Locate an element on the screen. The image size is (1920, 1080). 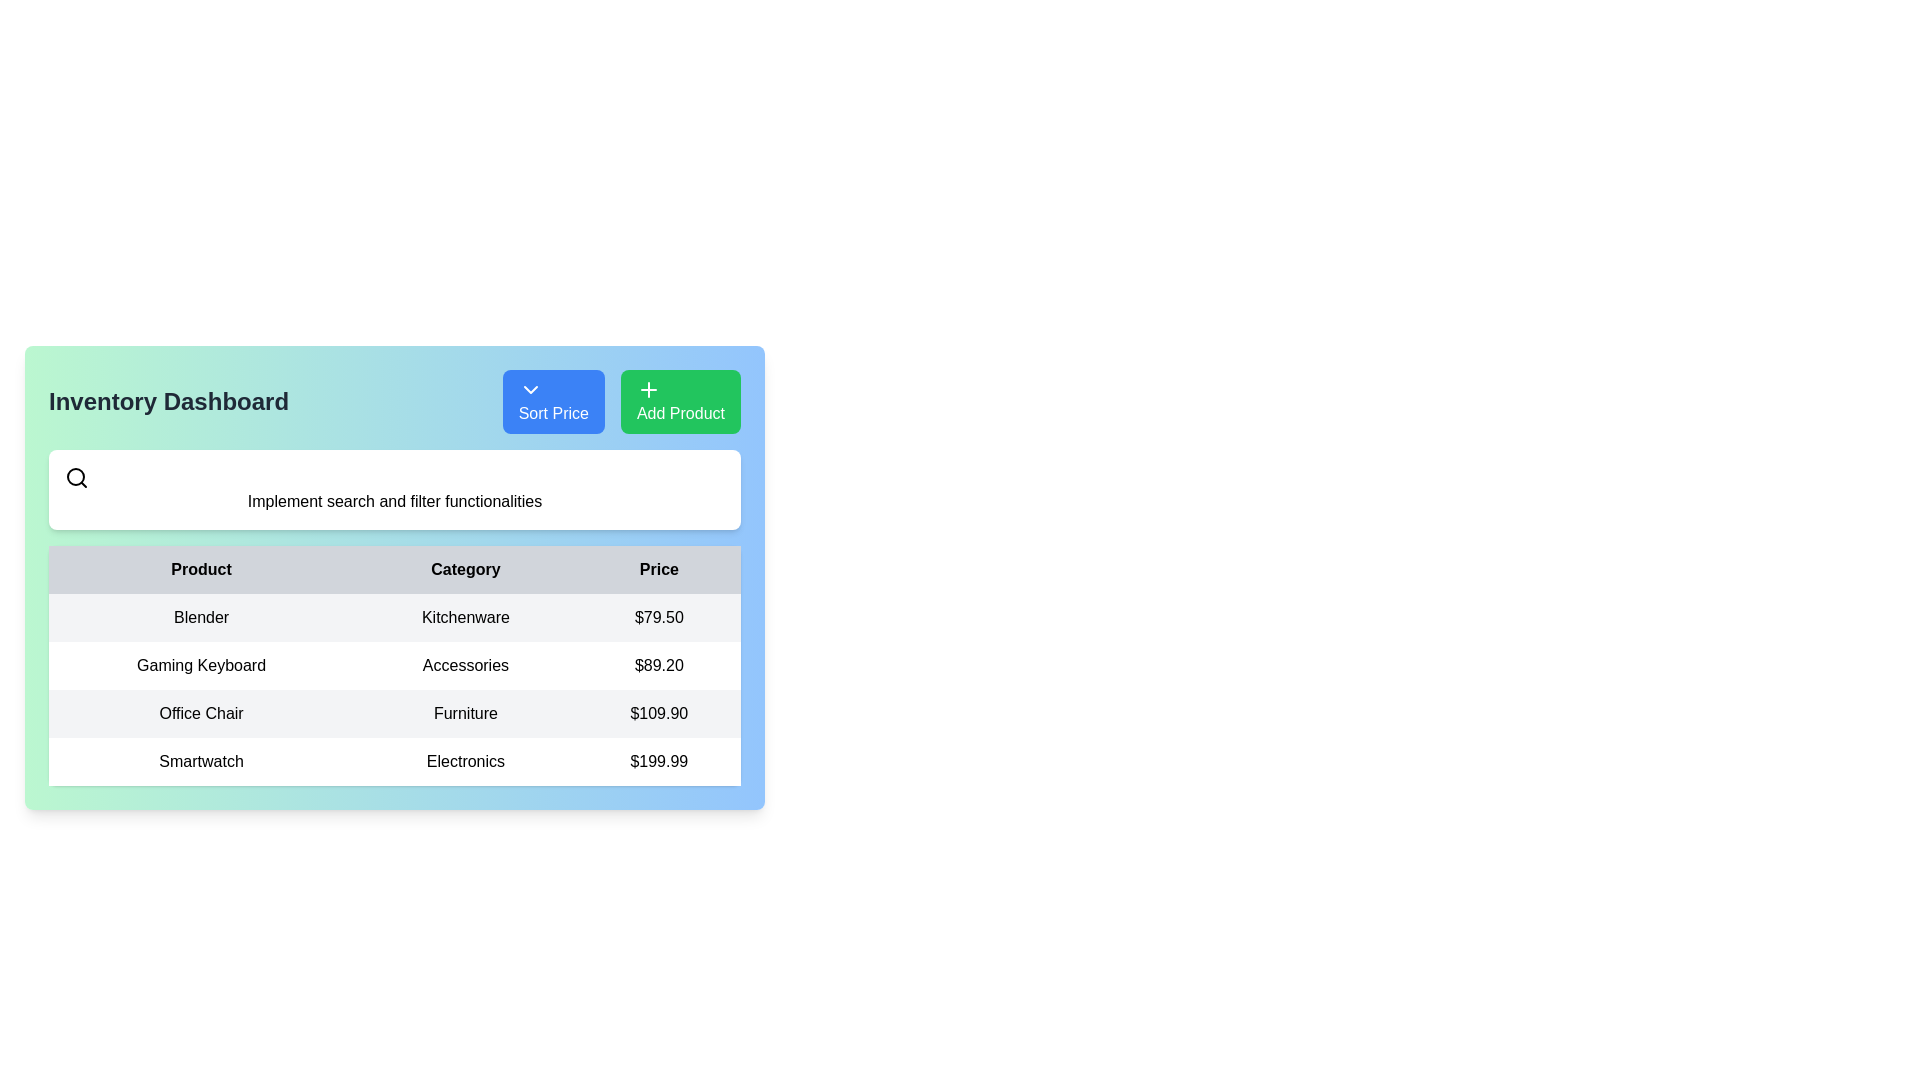
the second button from the right in the header area is located at coordinates (681, 401).